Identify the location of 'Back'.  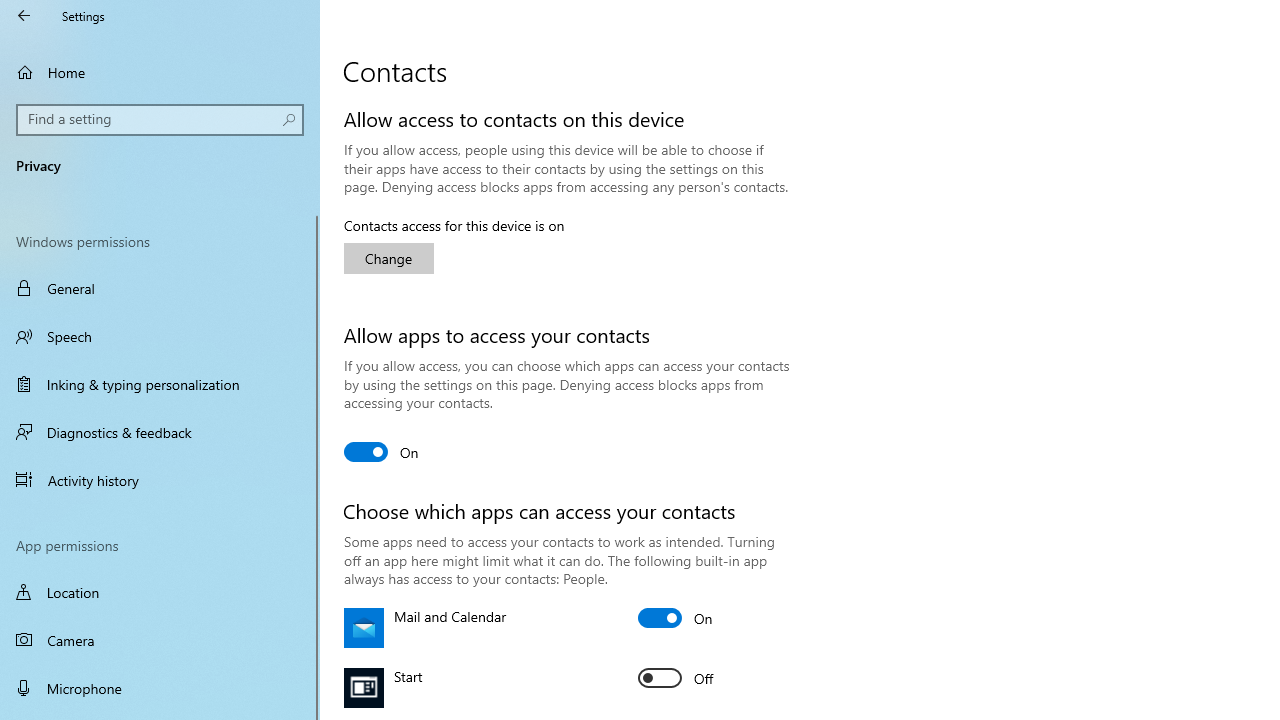
(24, 15).